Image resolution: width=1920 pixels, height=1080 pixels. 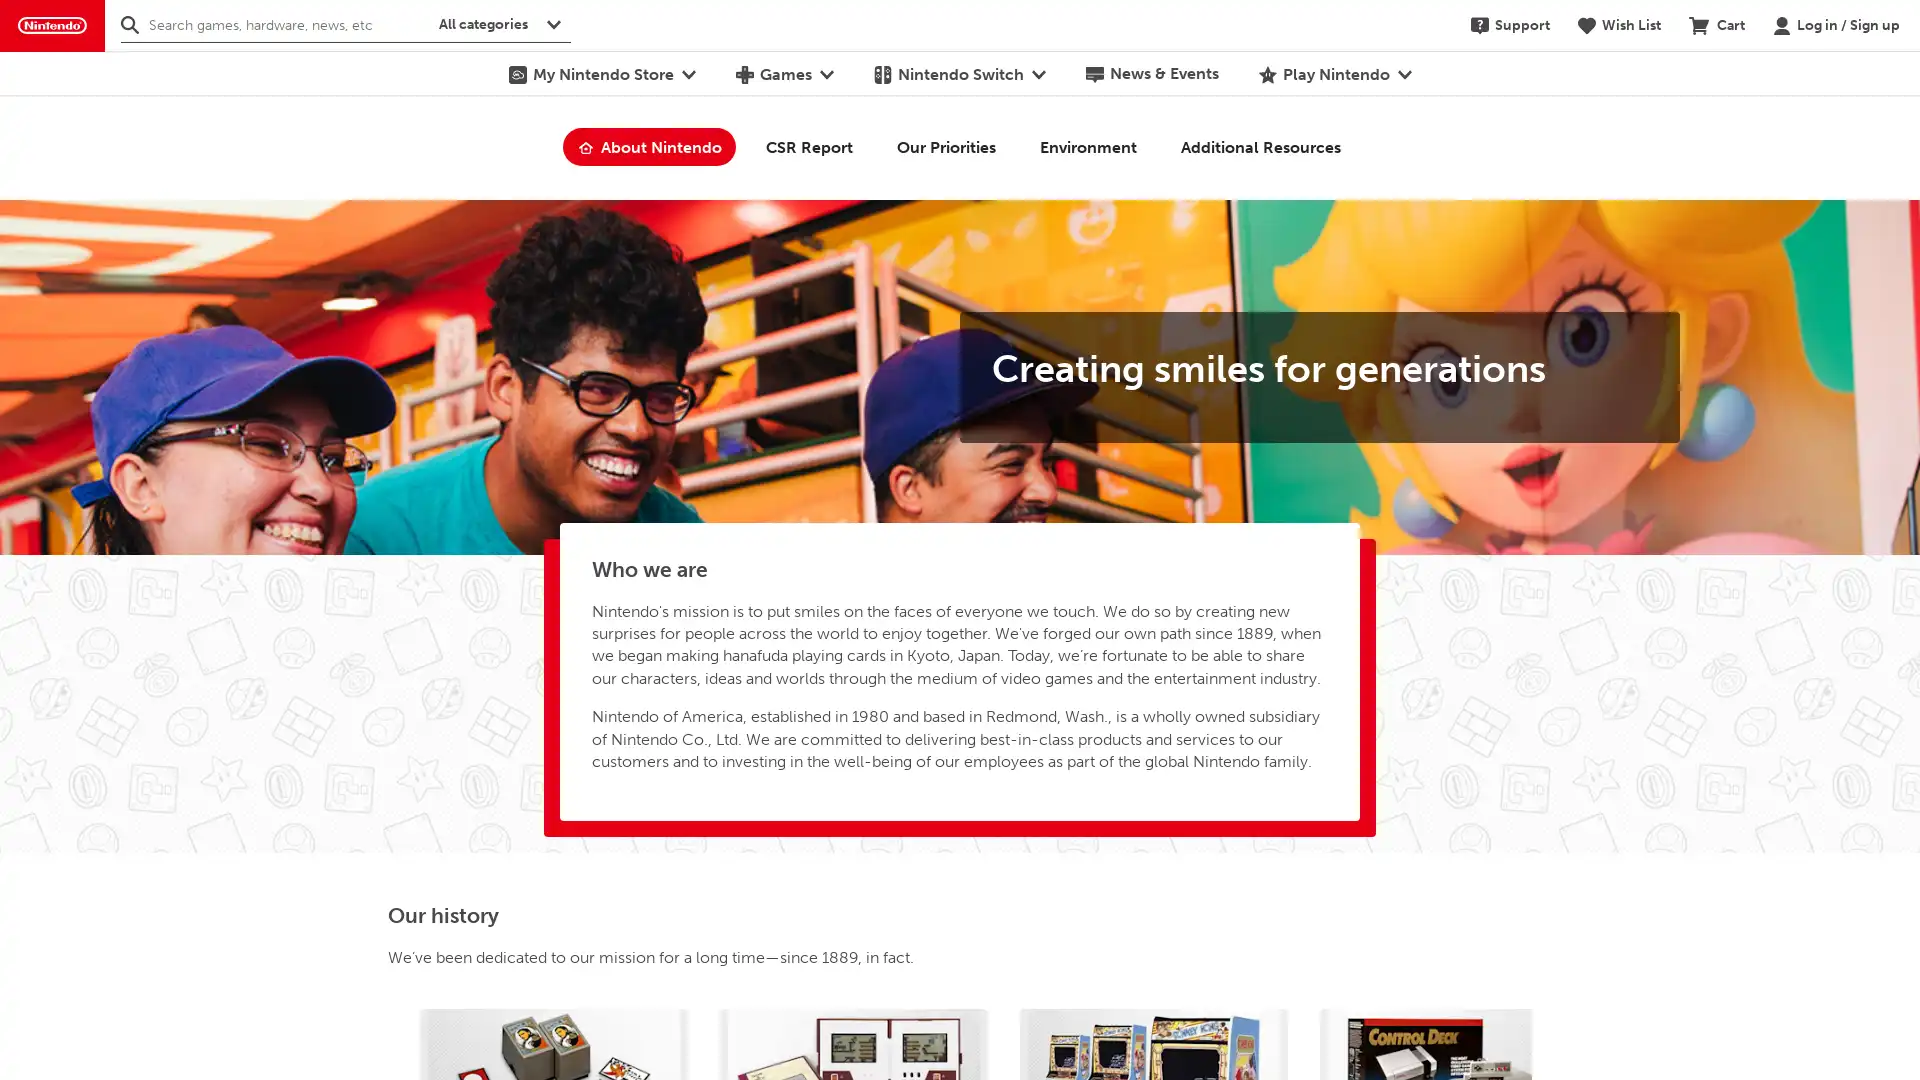 What do you see at coordinates (600, 72) in the screenshot?
I see `My Nintendo Store` at bounding box center [600, 72].